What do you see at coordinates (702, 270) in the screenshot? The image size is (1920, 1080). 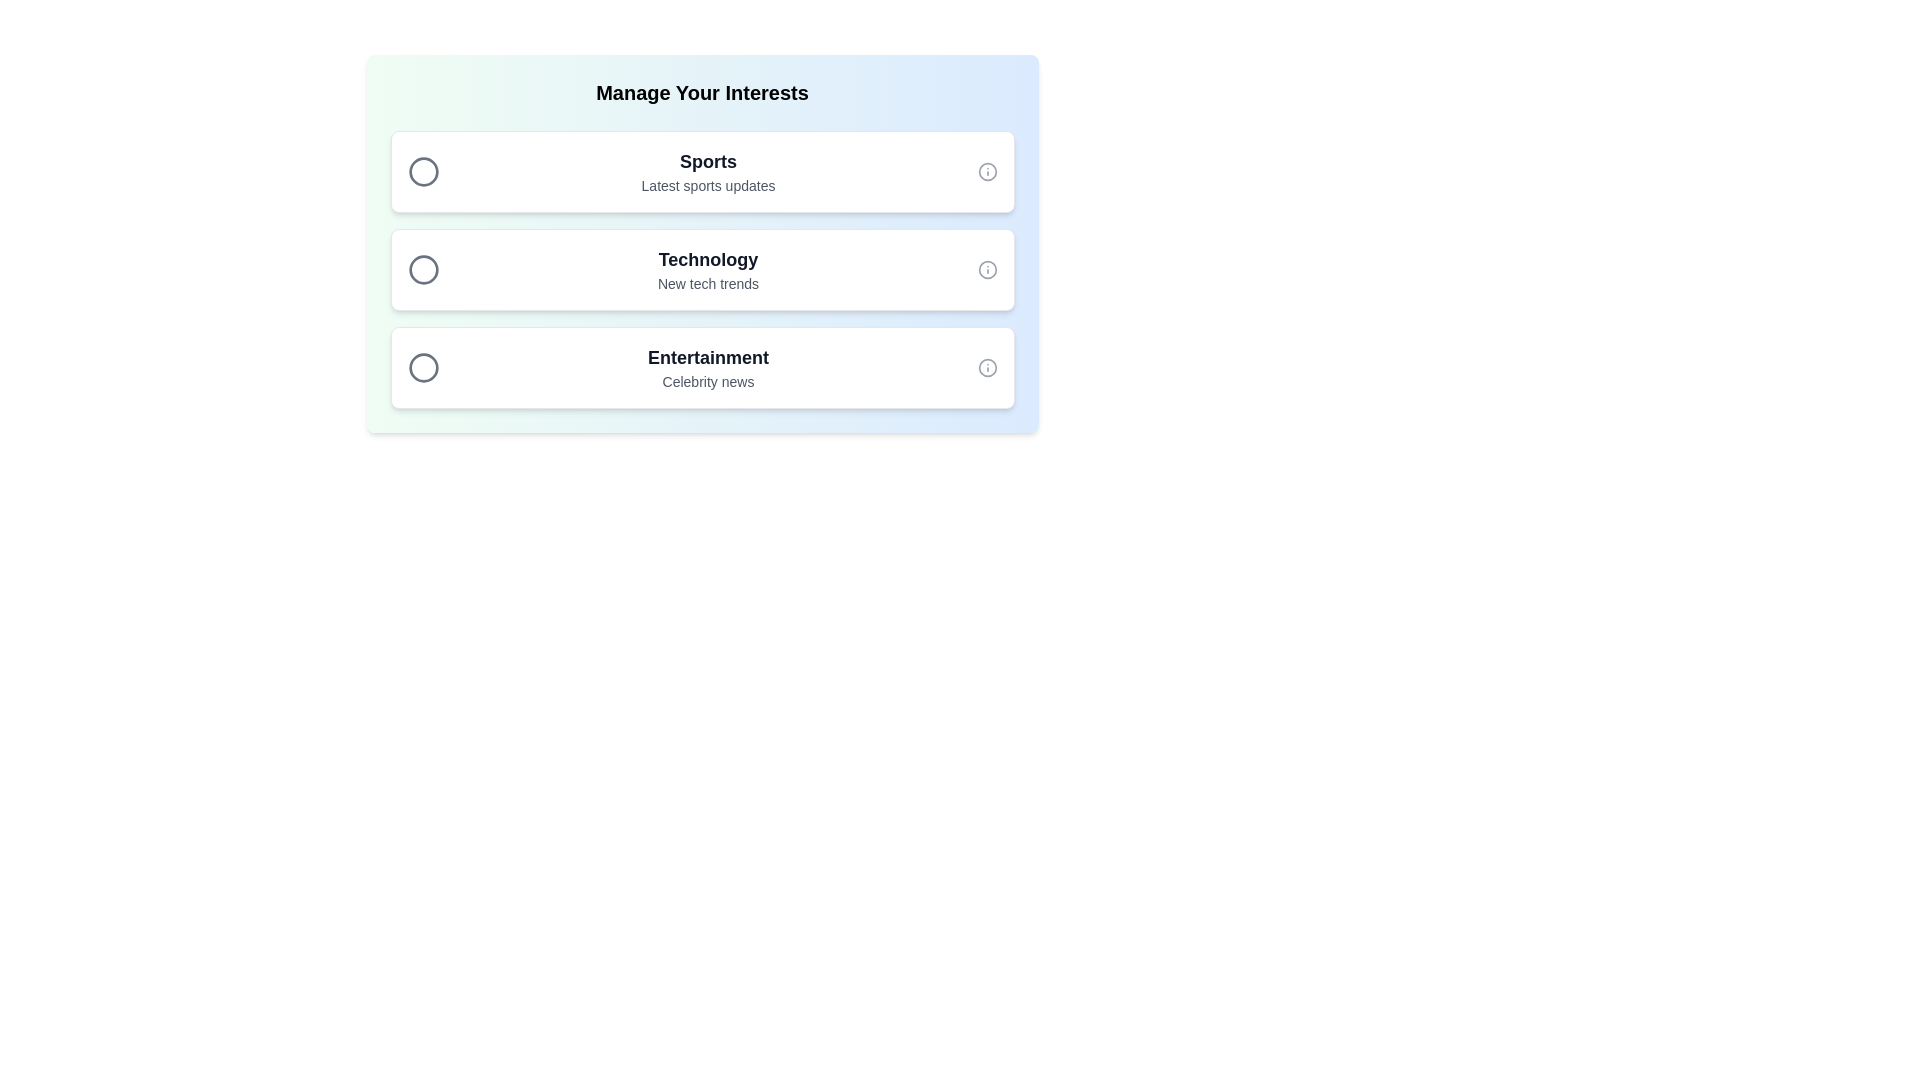 I see `the chip item labeled Technology to observe the visual feedback` at bounding box center [702, 270].